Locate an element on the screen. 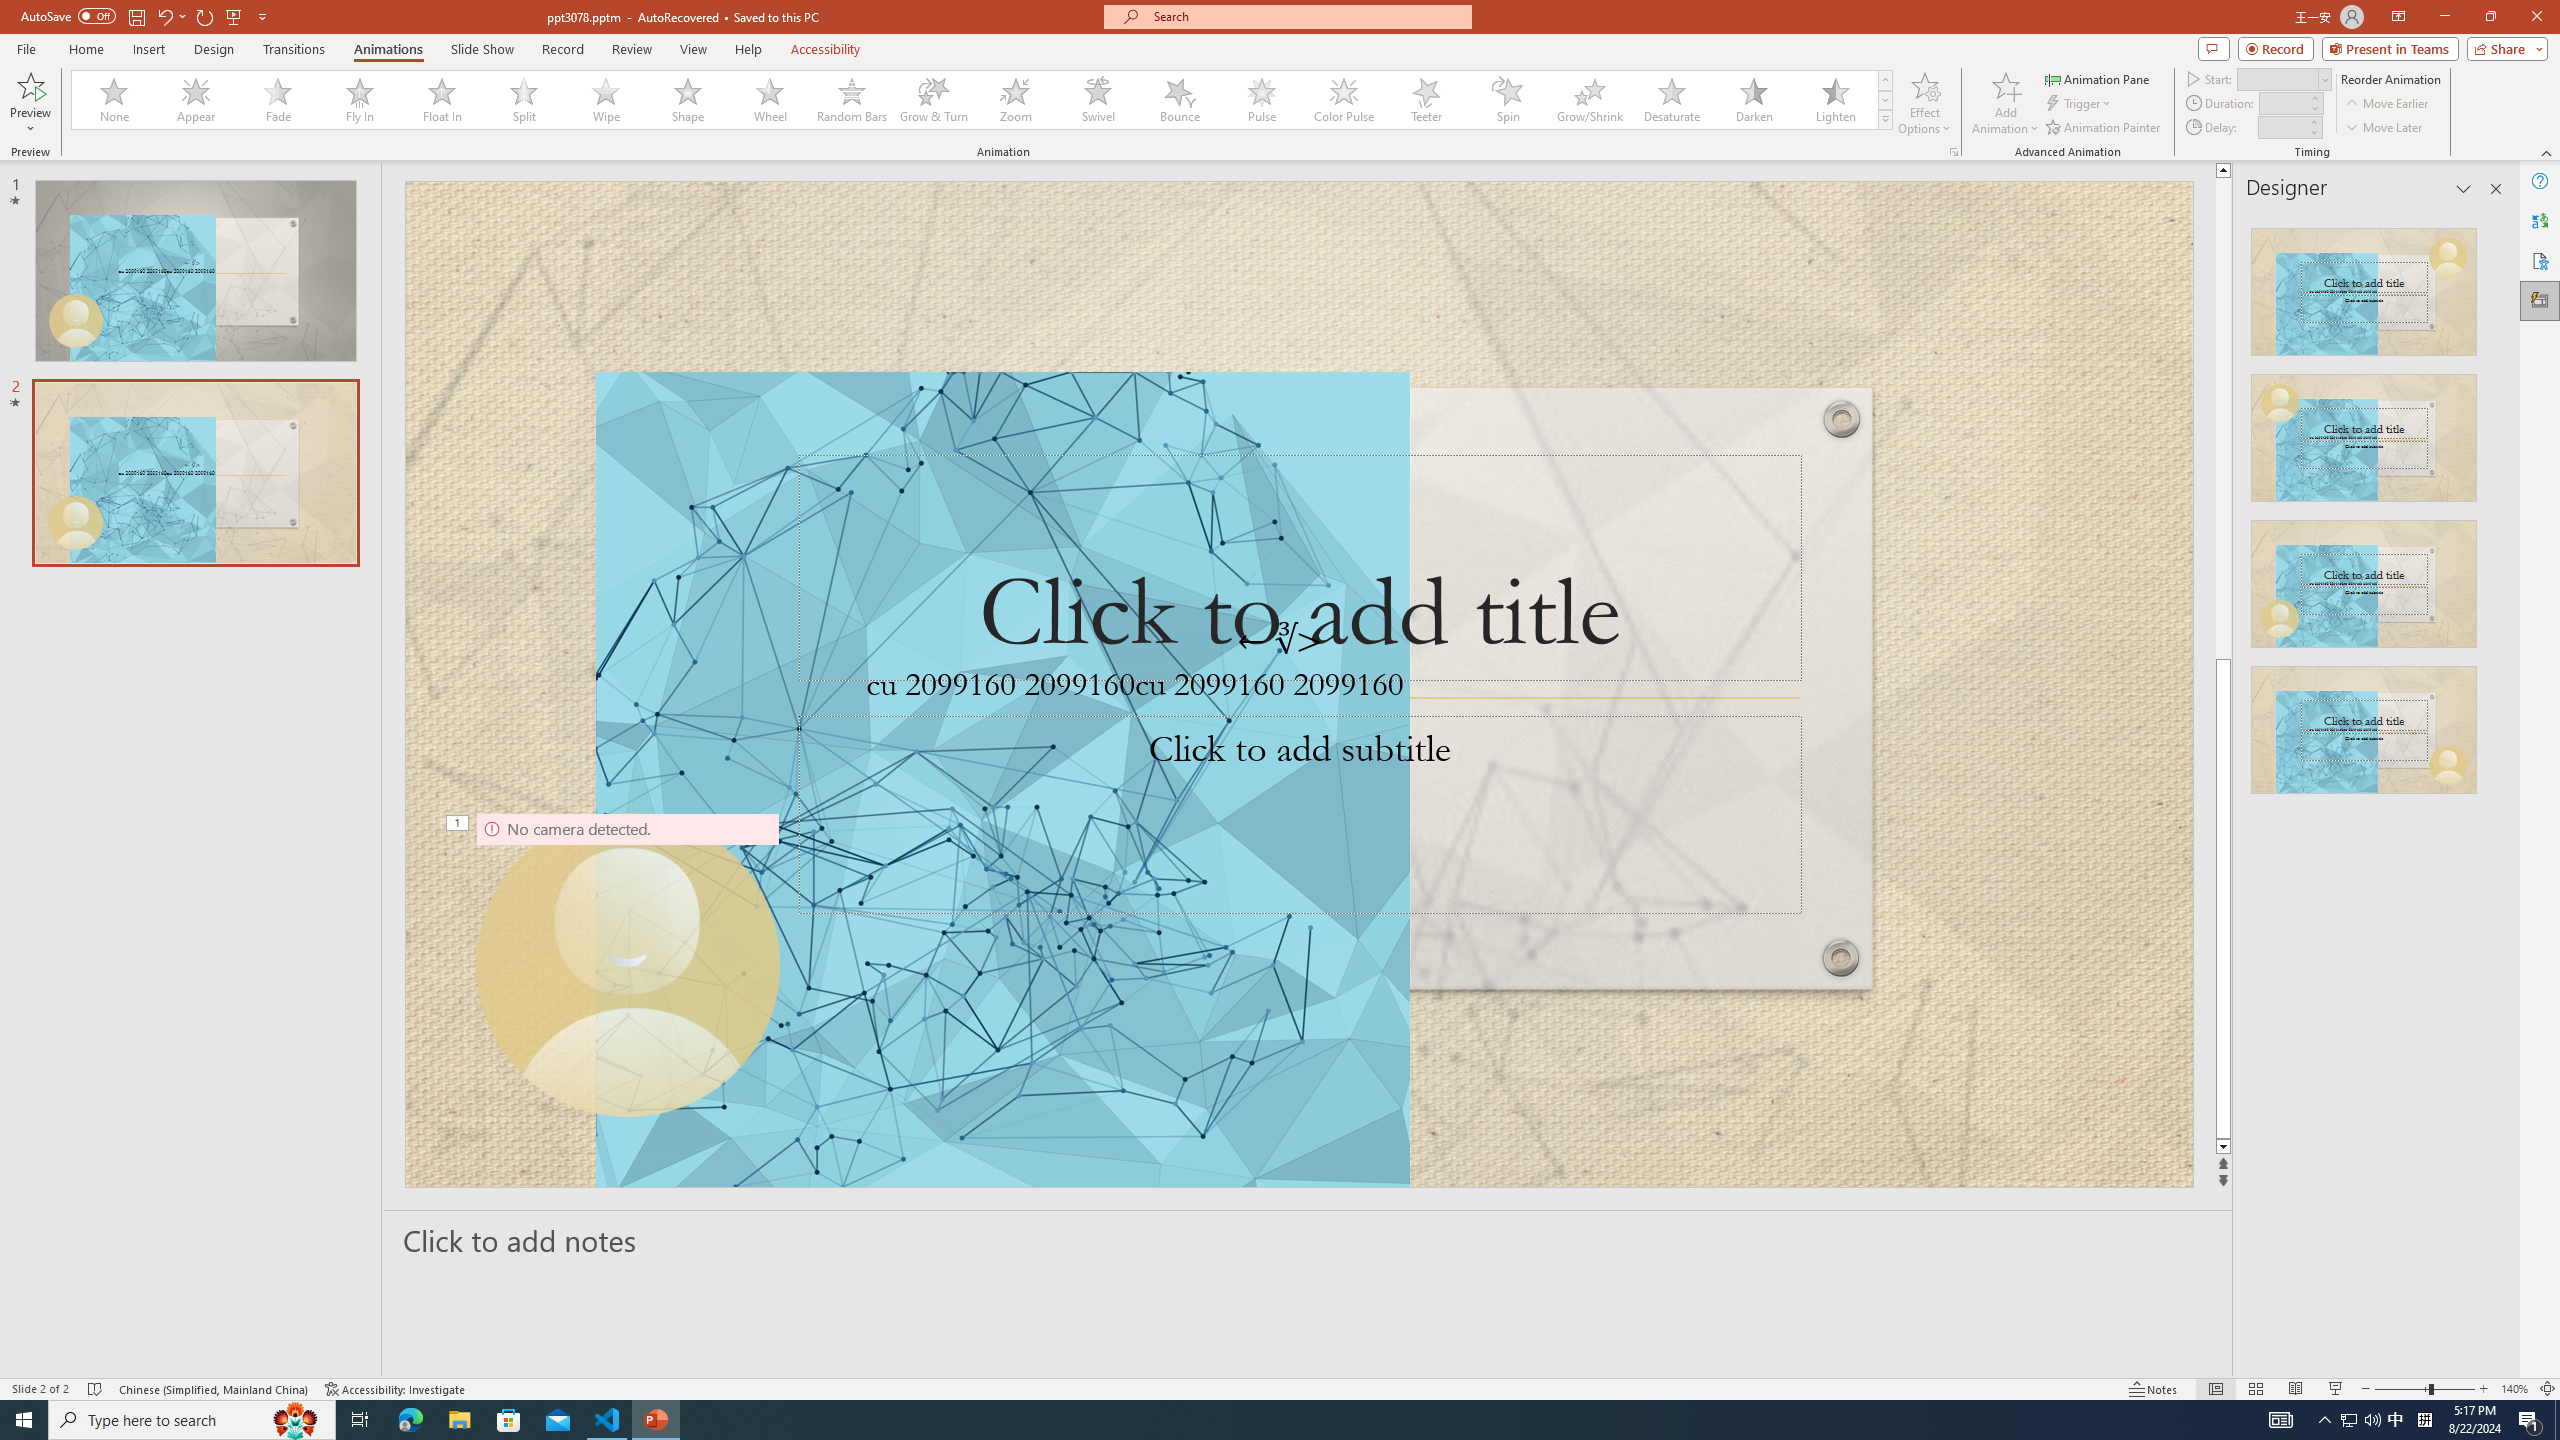 Image resolution: width=2560 pixels, height=1440 pixels. 'Color Pulse' is located at coordinates (1344, 99).